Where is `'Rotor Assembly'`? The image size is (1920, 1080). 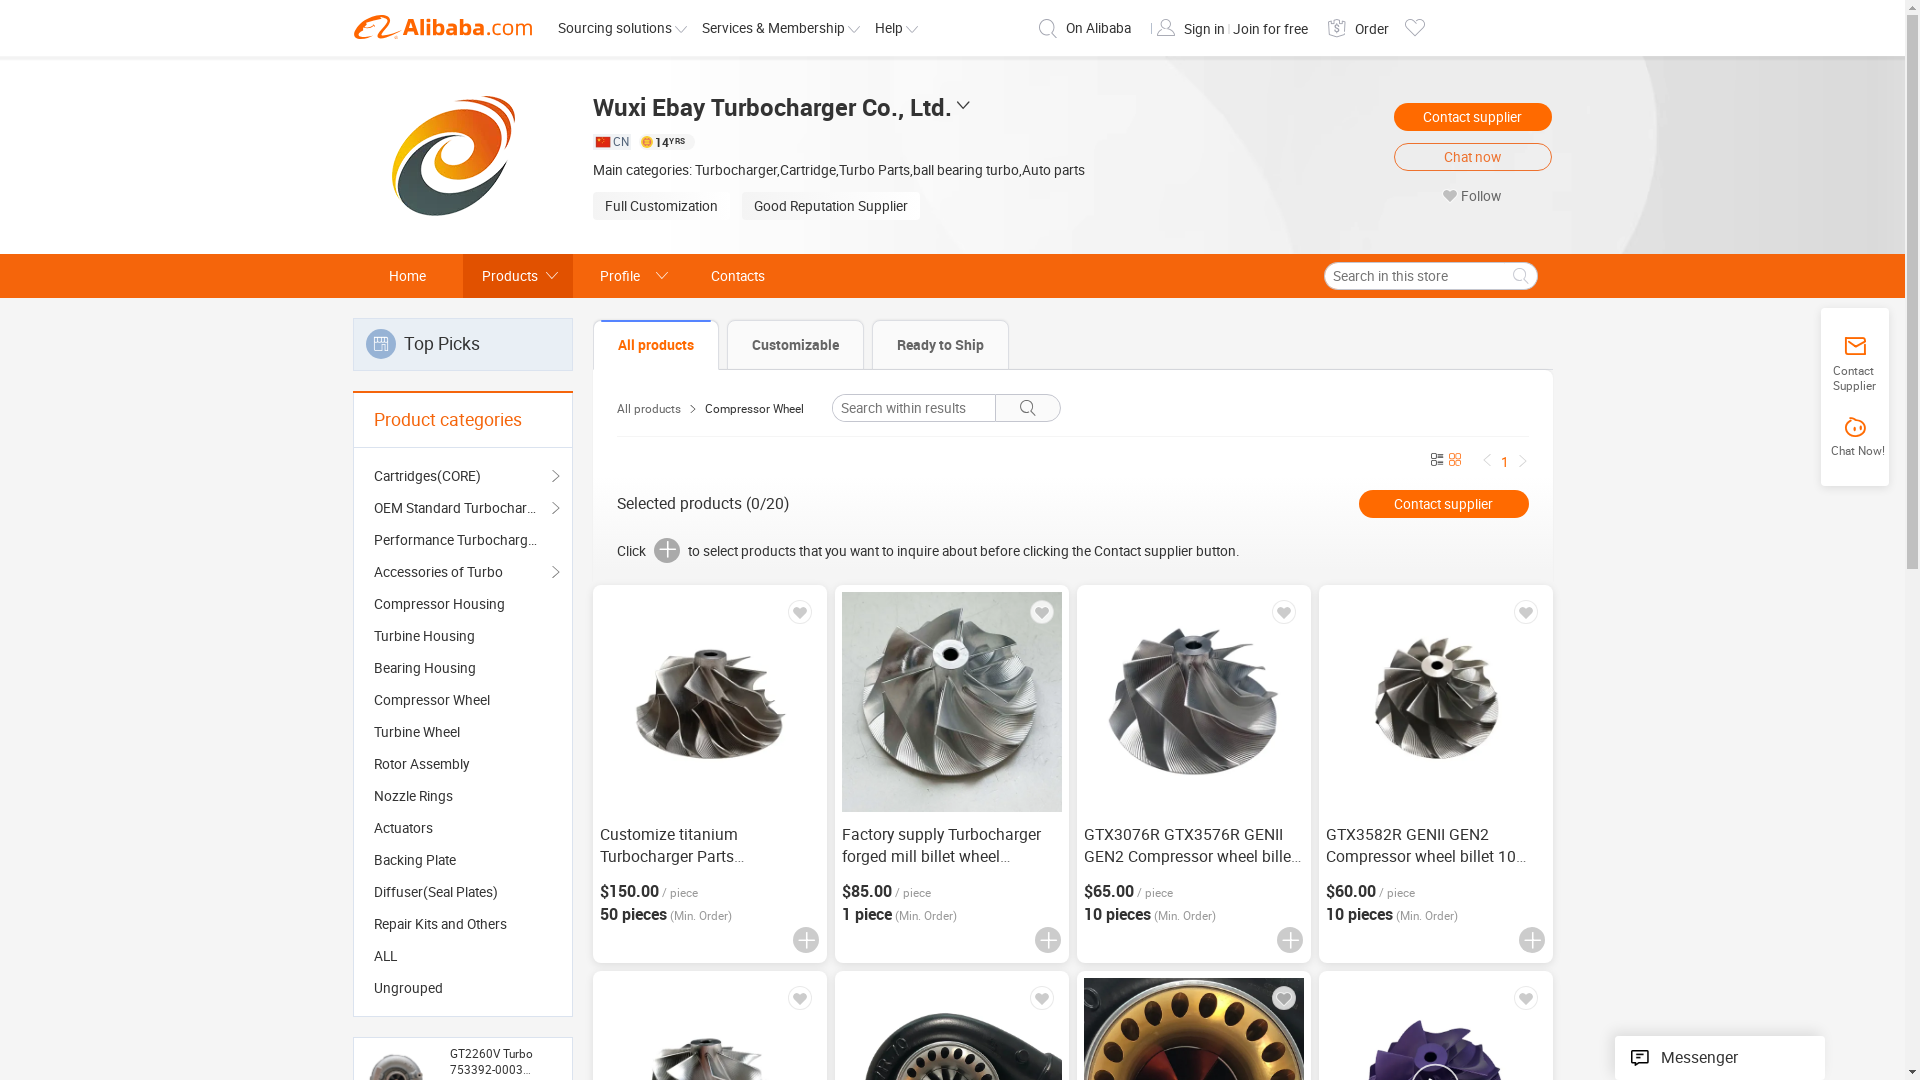
'Rotor Assembly' is located at coordinates (461, 763).